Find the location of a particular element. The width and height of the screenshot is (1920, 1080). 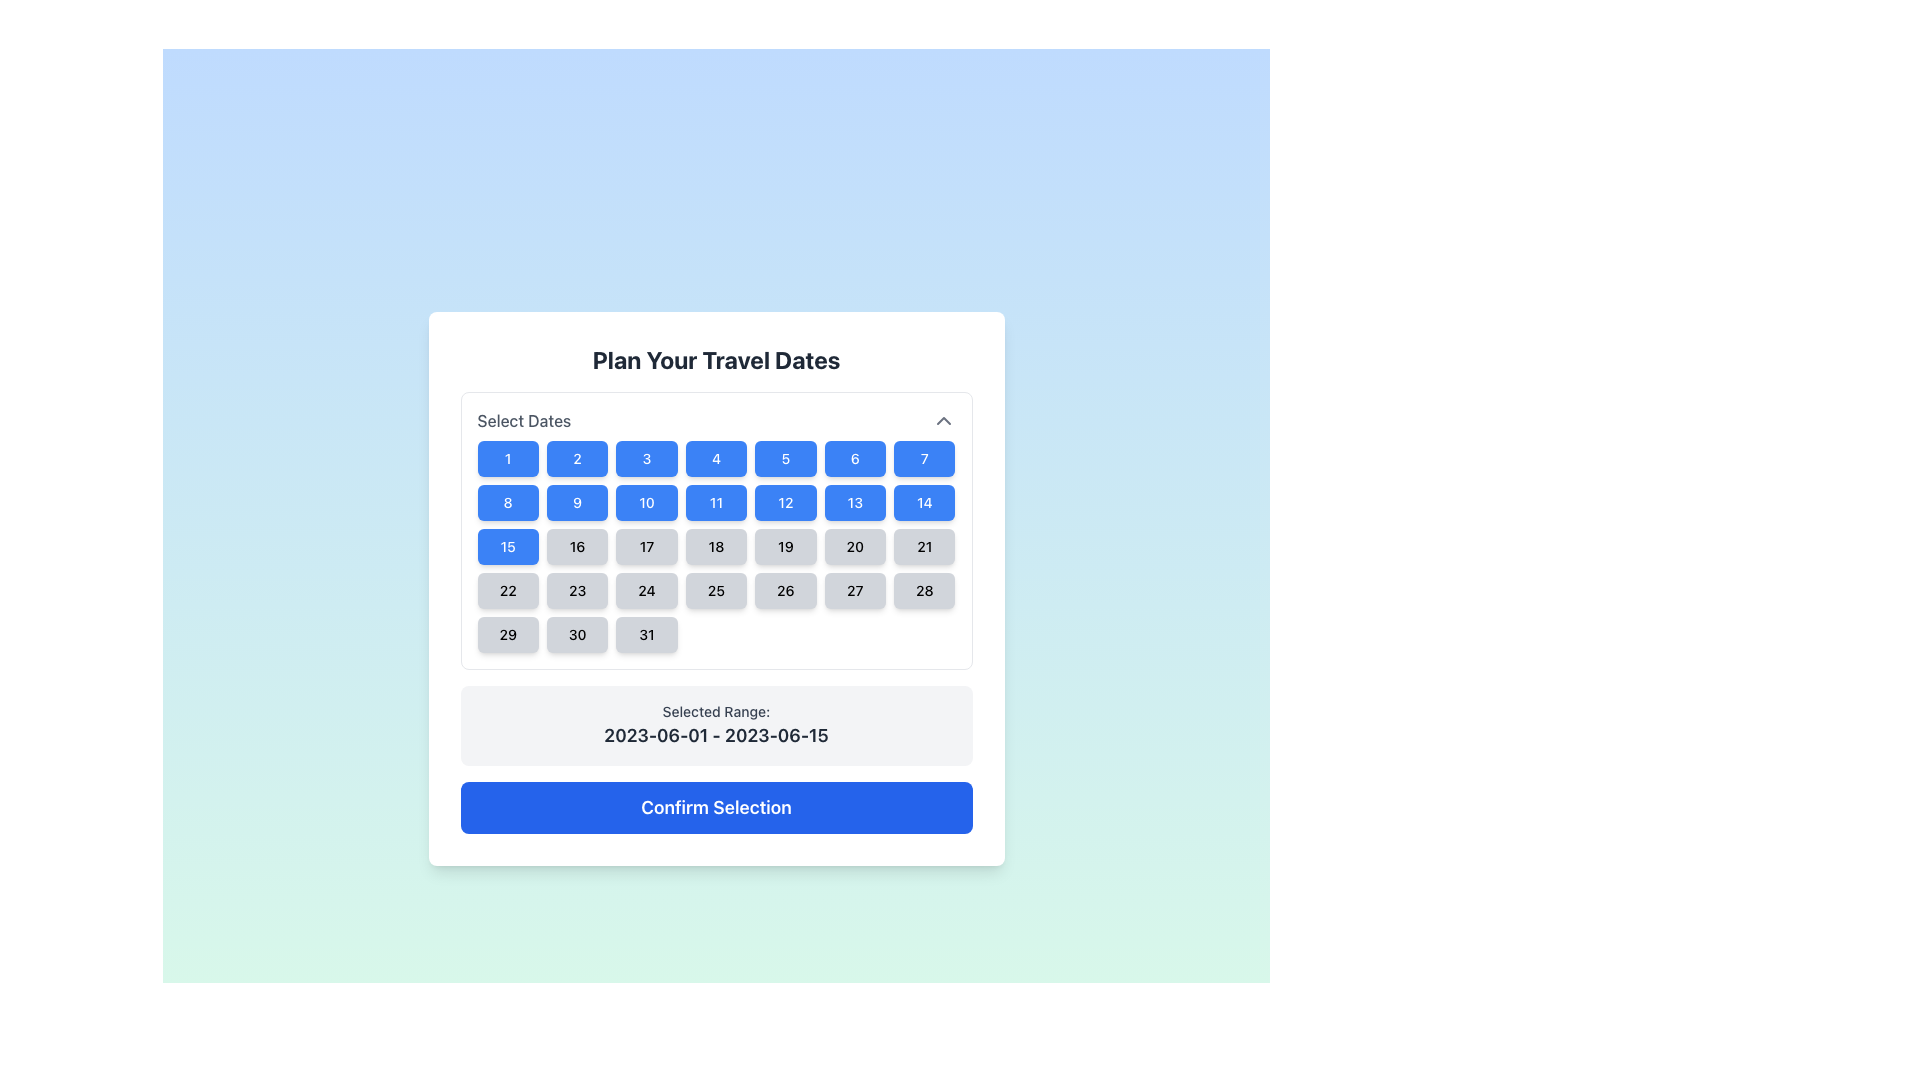

the calendar date button displaying the number '26' located in the 4th row and 5th column is located at coordinates (784, 589).